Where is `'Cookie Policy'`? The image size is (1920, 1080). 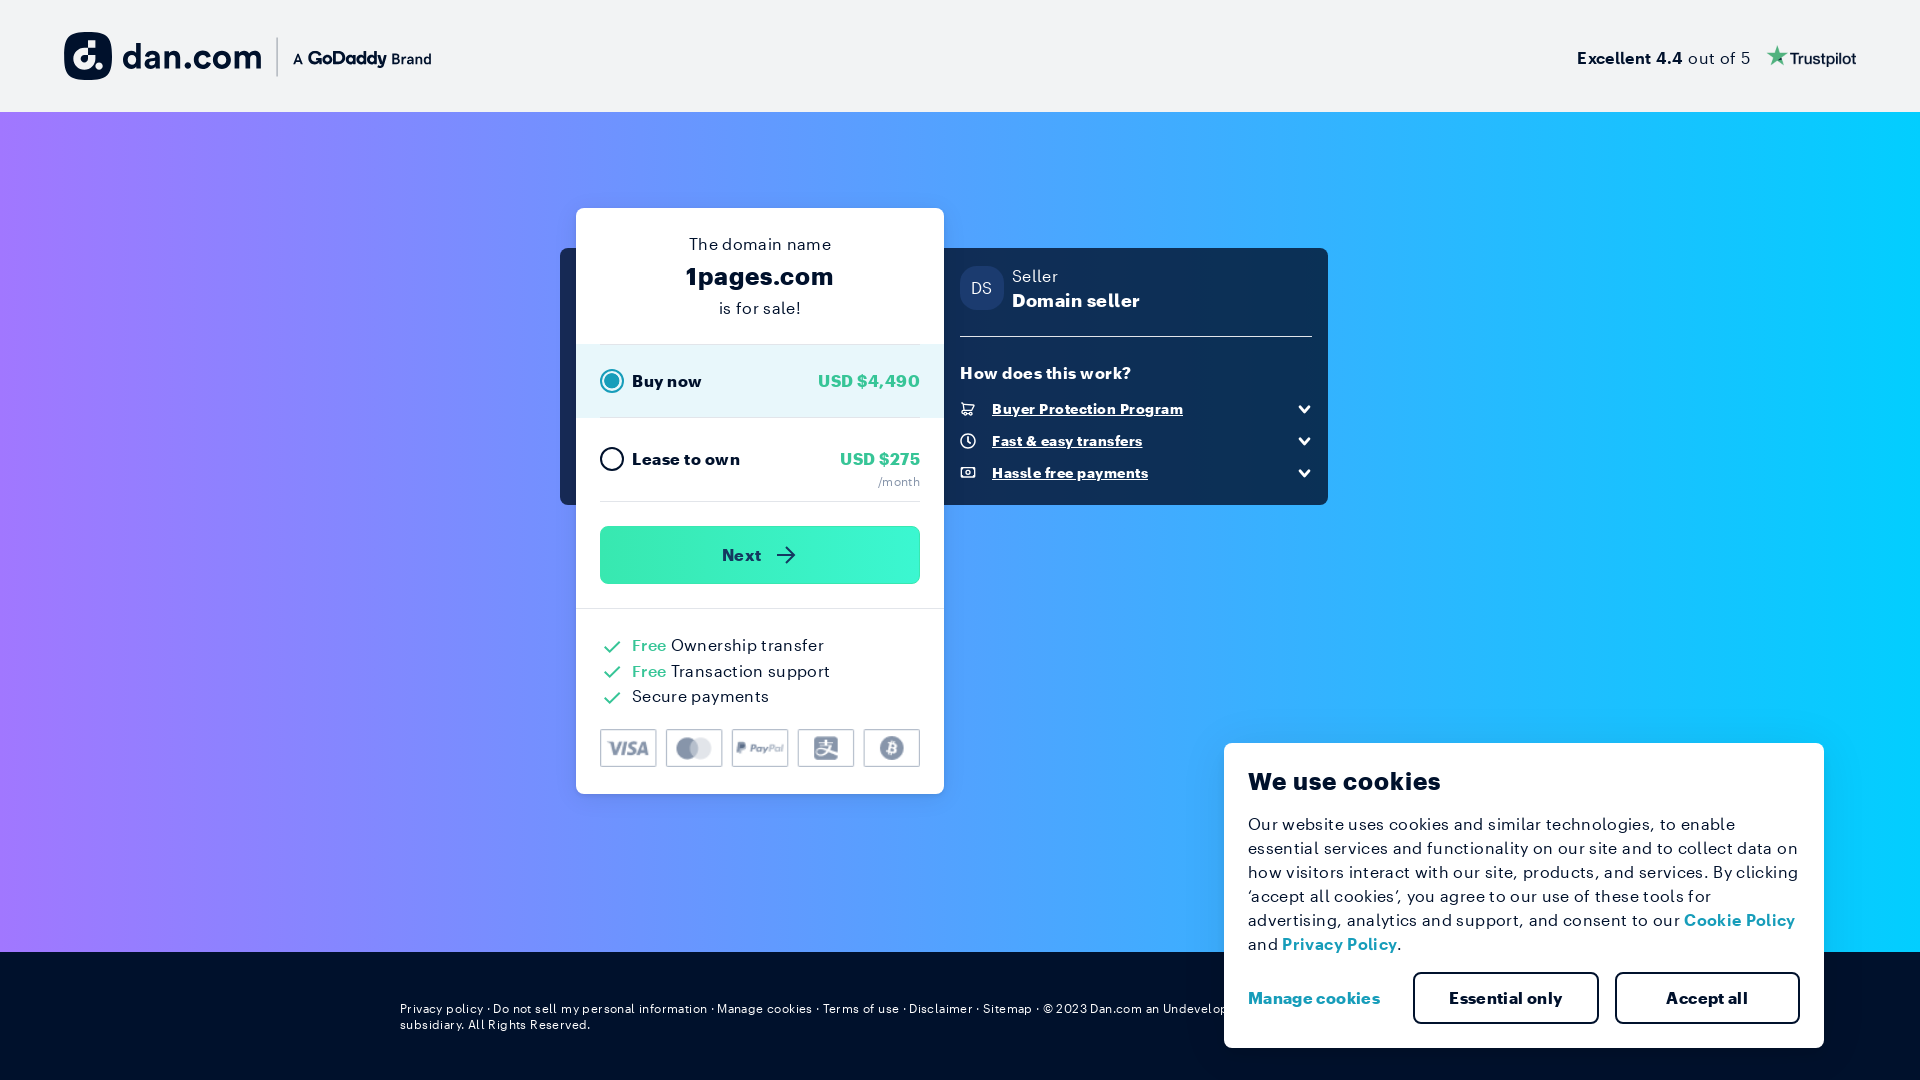 'Cookie Policy' is located at coordinates (1738, 919).